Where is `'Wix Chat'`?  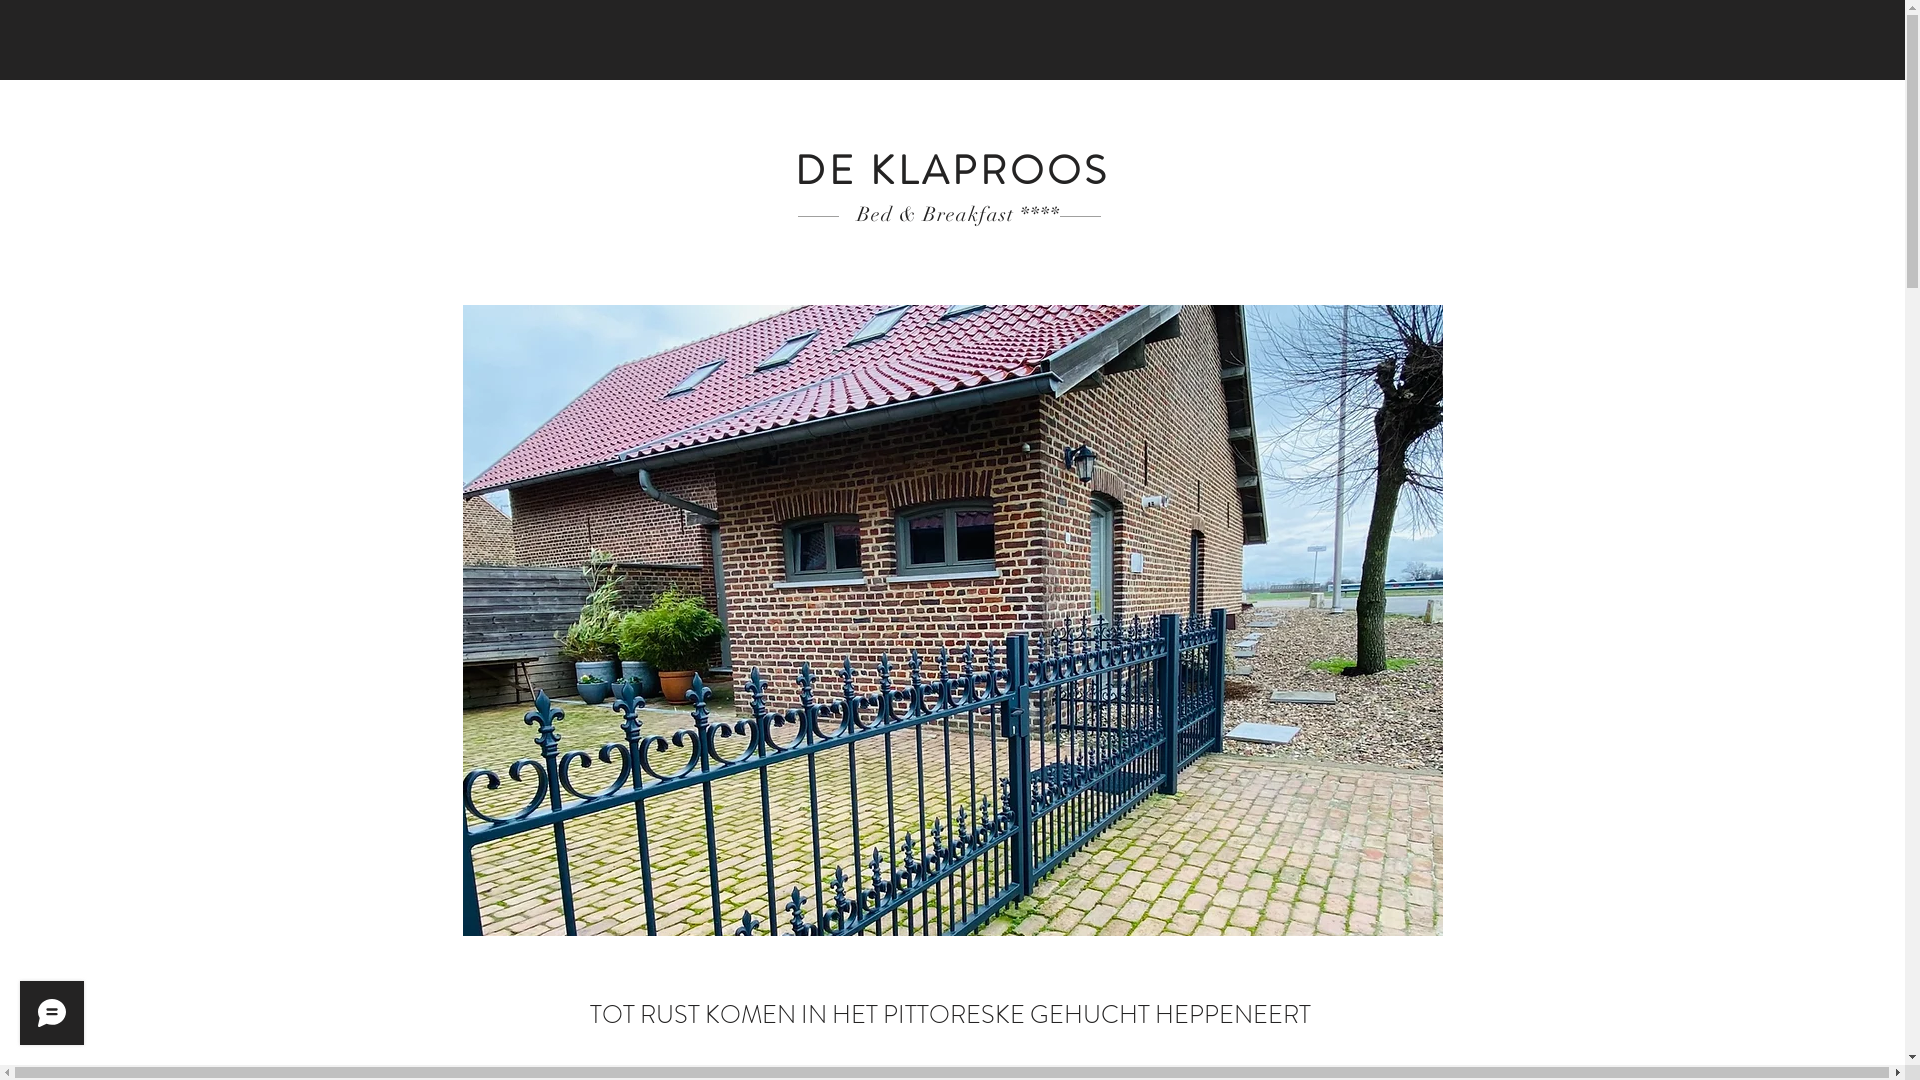
'Wix Chat' is located at coordinates (47, 1018).